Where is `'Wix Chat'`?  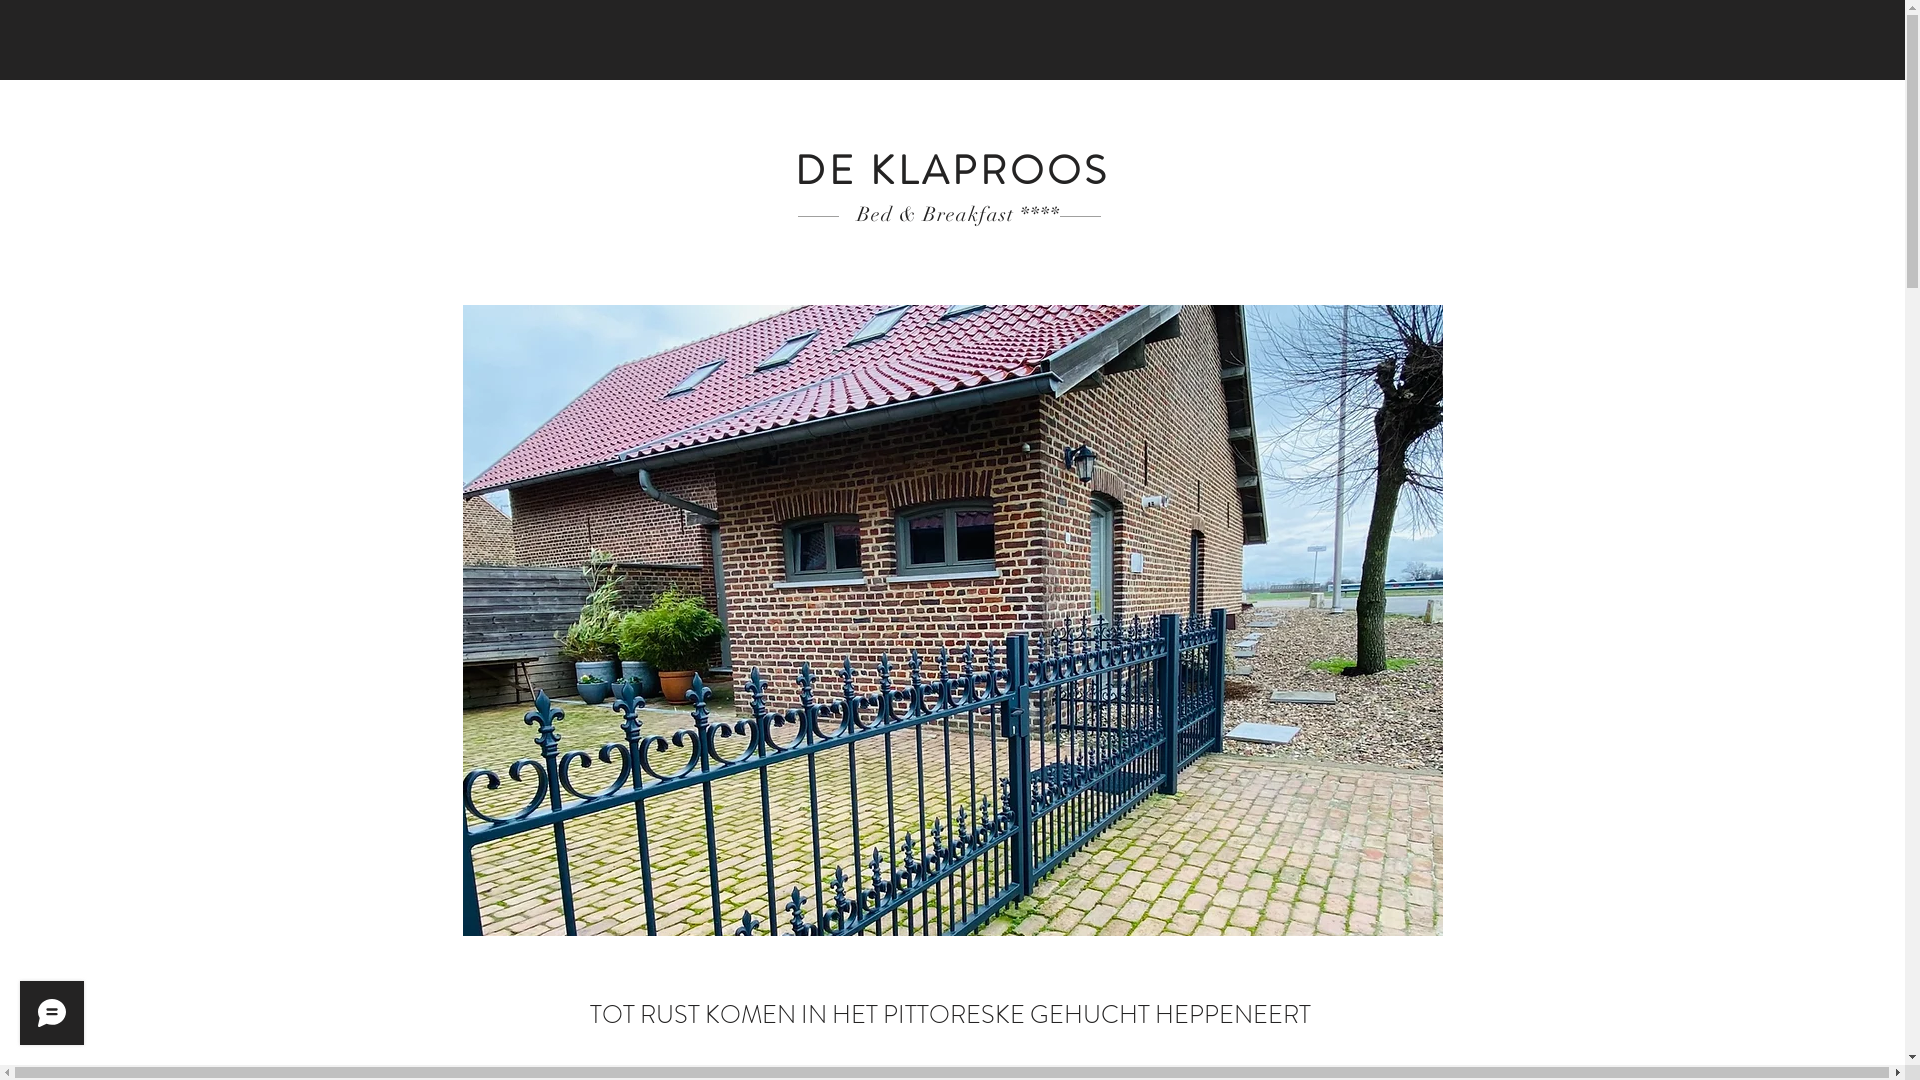
'Wix Chat' is located at coordinates (47, 1018).